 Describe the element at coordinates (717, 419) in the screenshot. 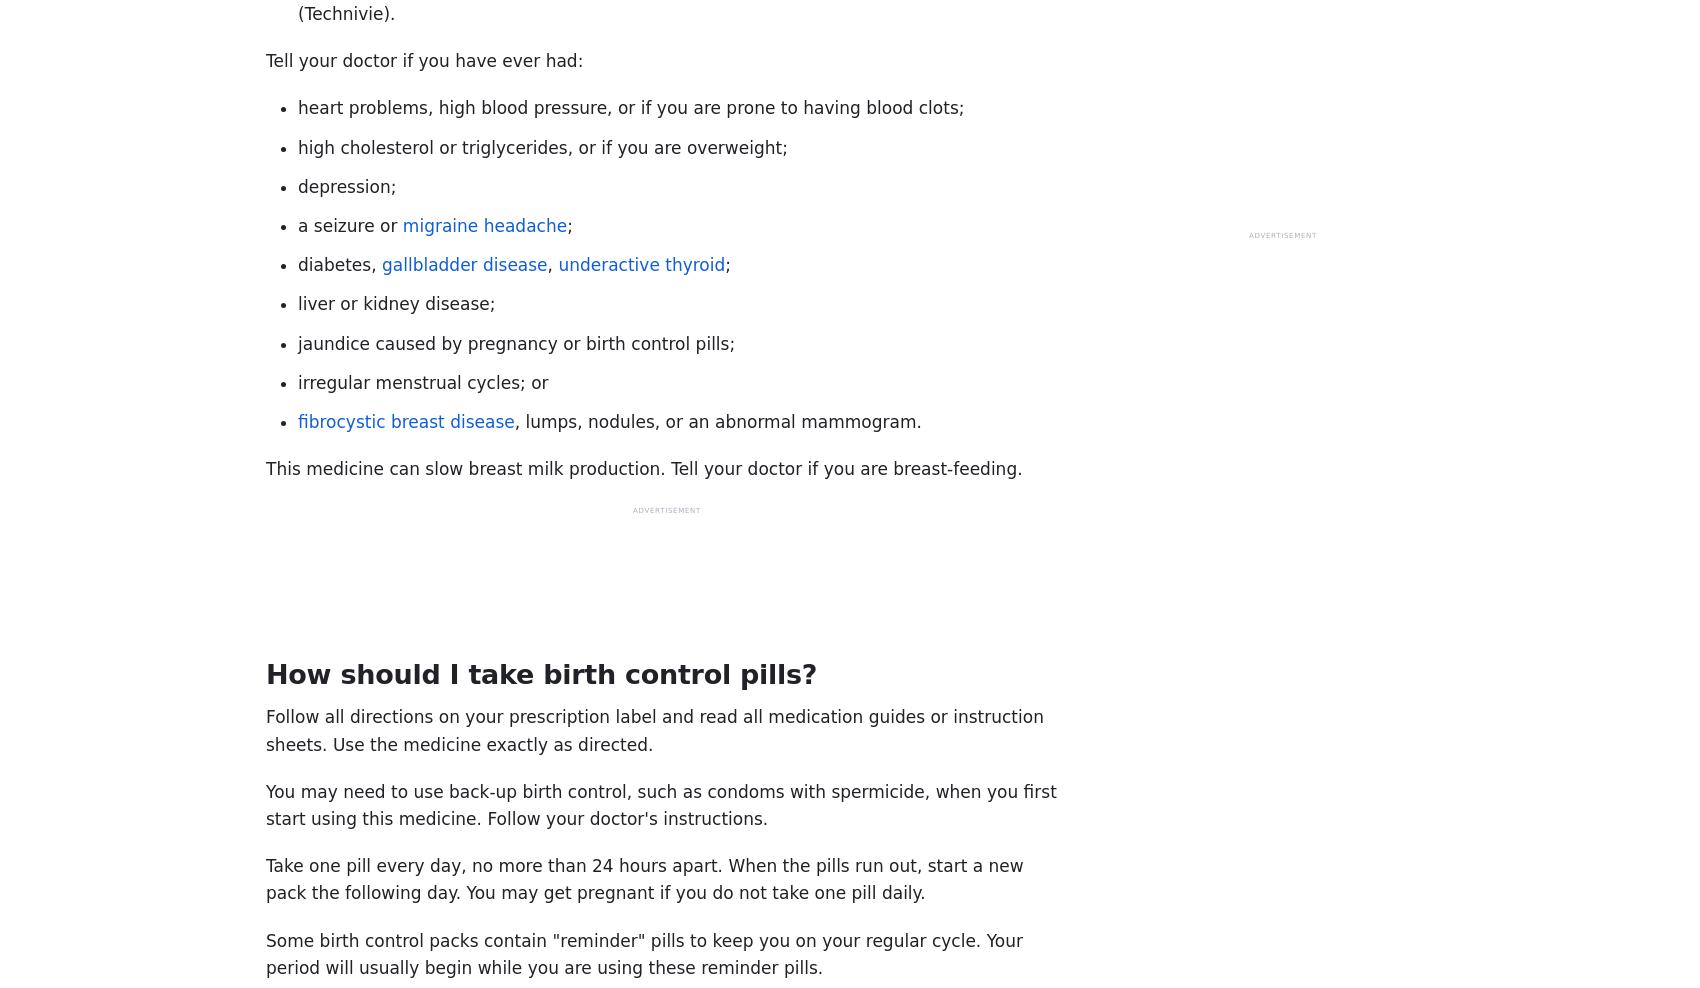

I see `', lumps, nodules, or an abnormal mammogram.'` at that location.